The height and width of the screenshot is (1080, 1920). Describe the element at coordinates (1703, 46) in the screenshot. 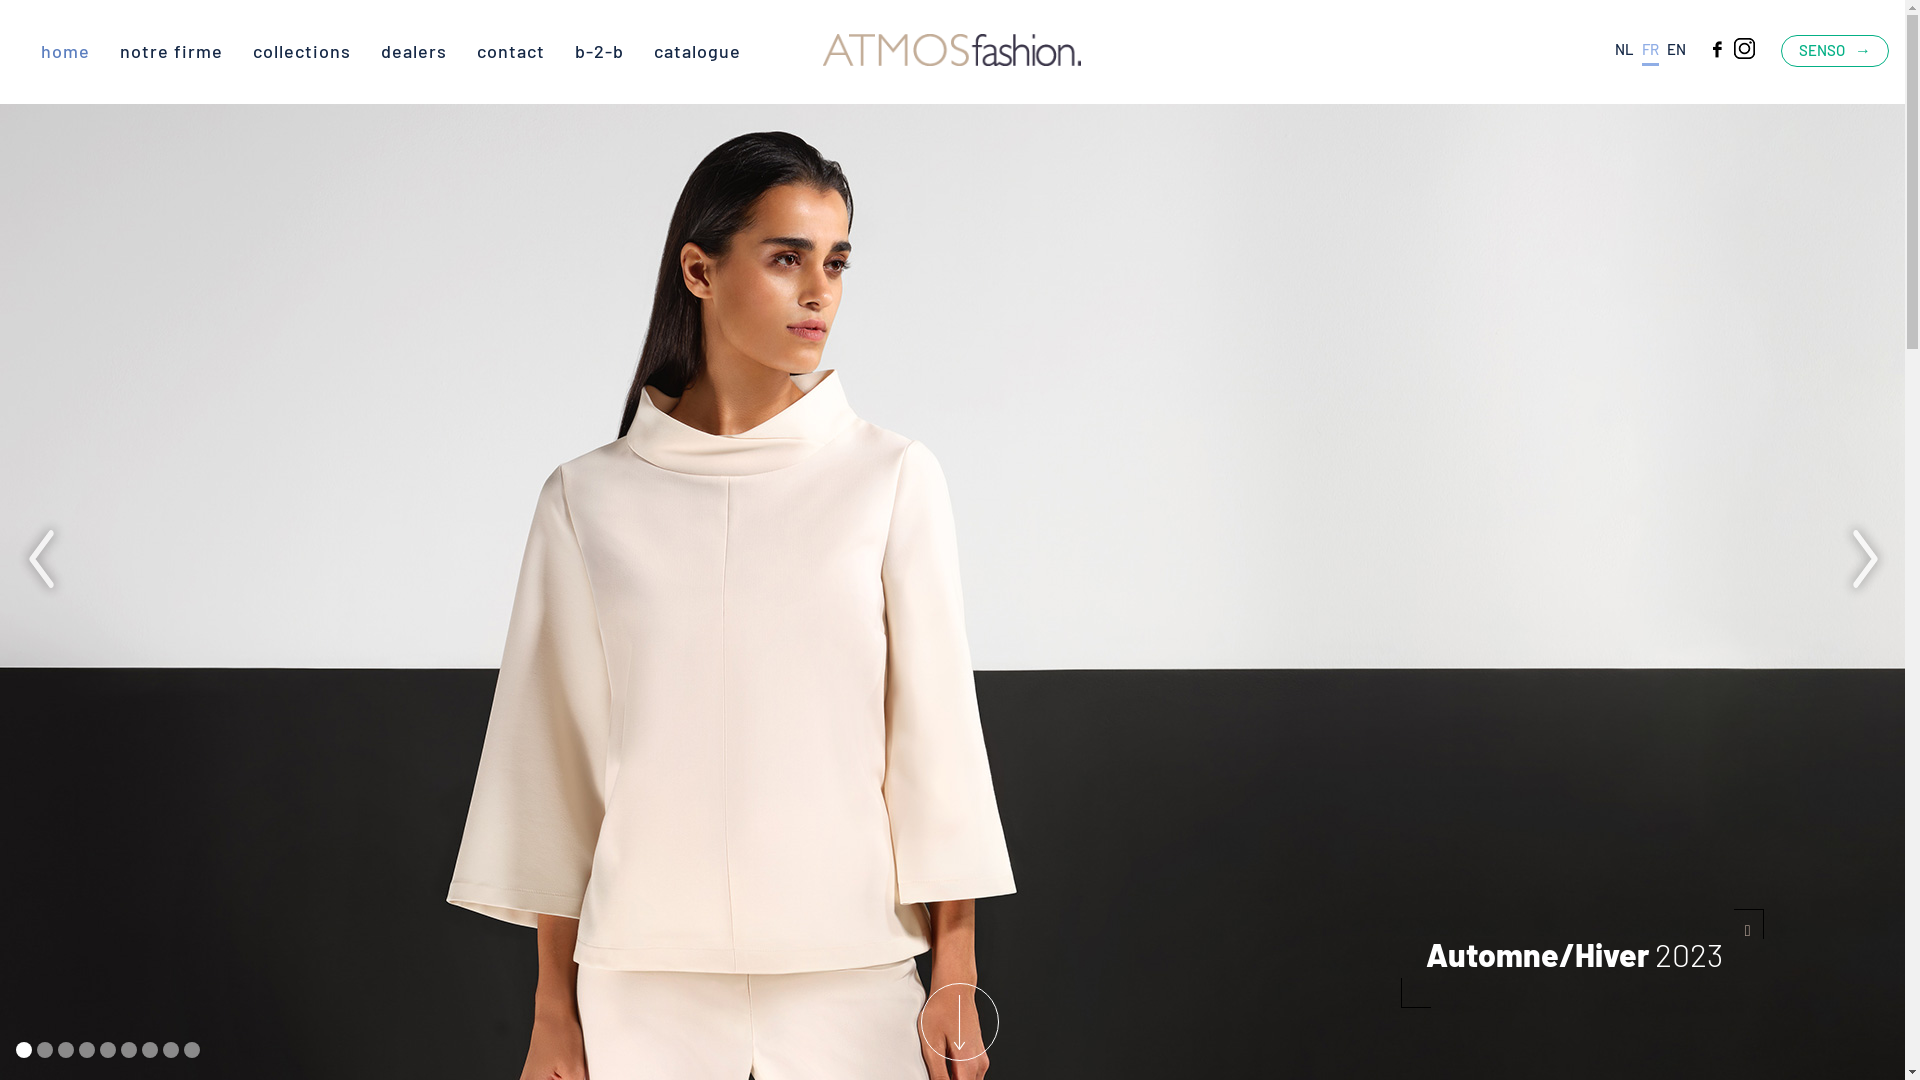

I see `'Visit our facebook page'` at that location.